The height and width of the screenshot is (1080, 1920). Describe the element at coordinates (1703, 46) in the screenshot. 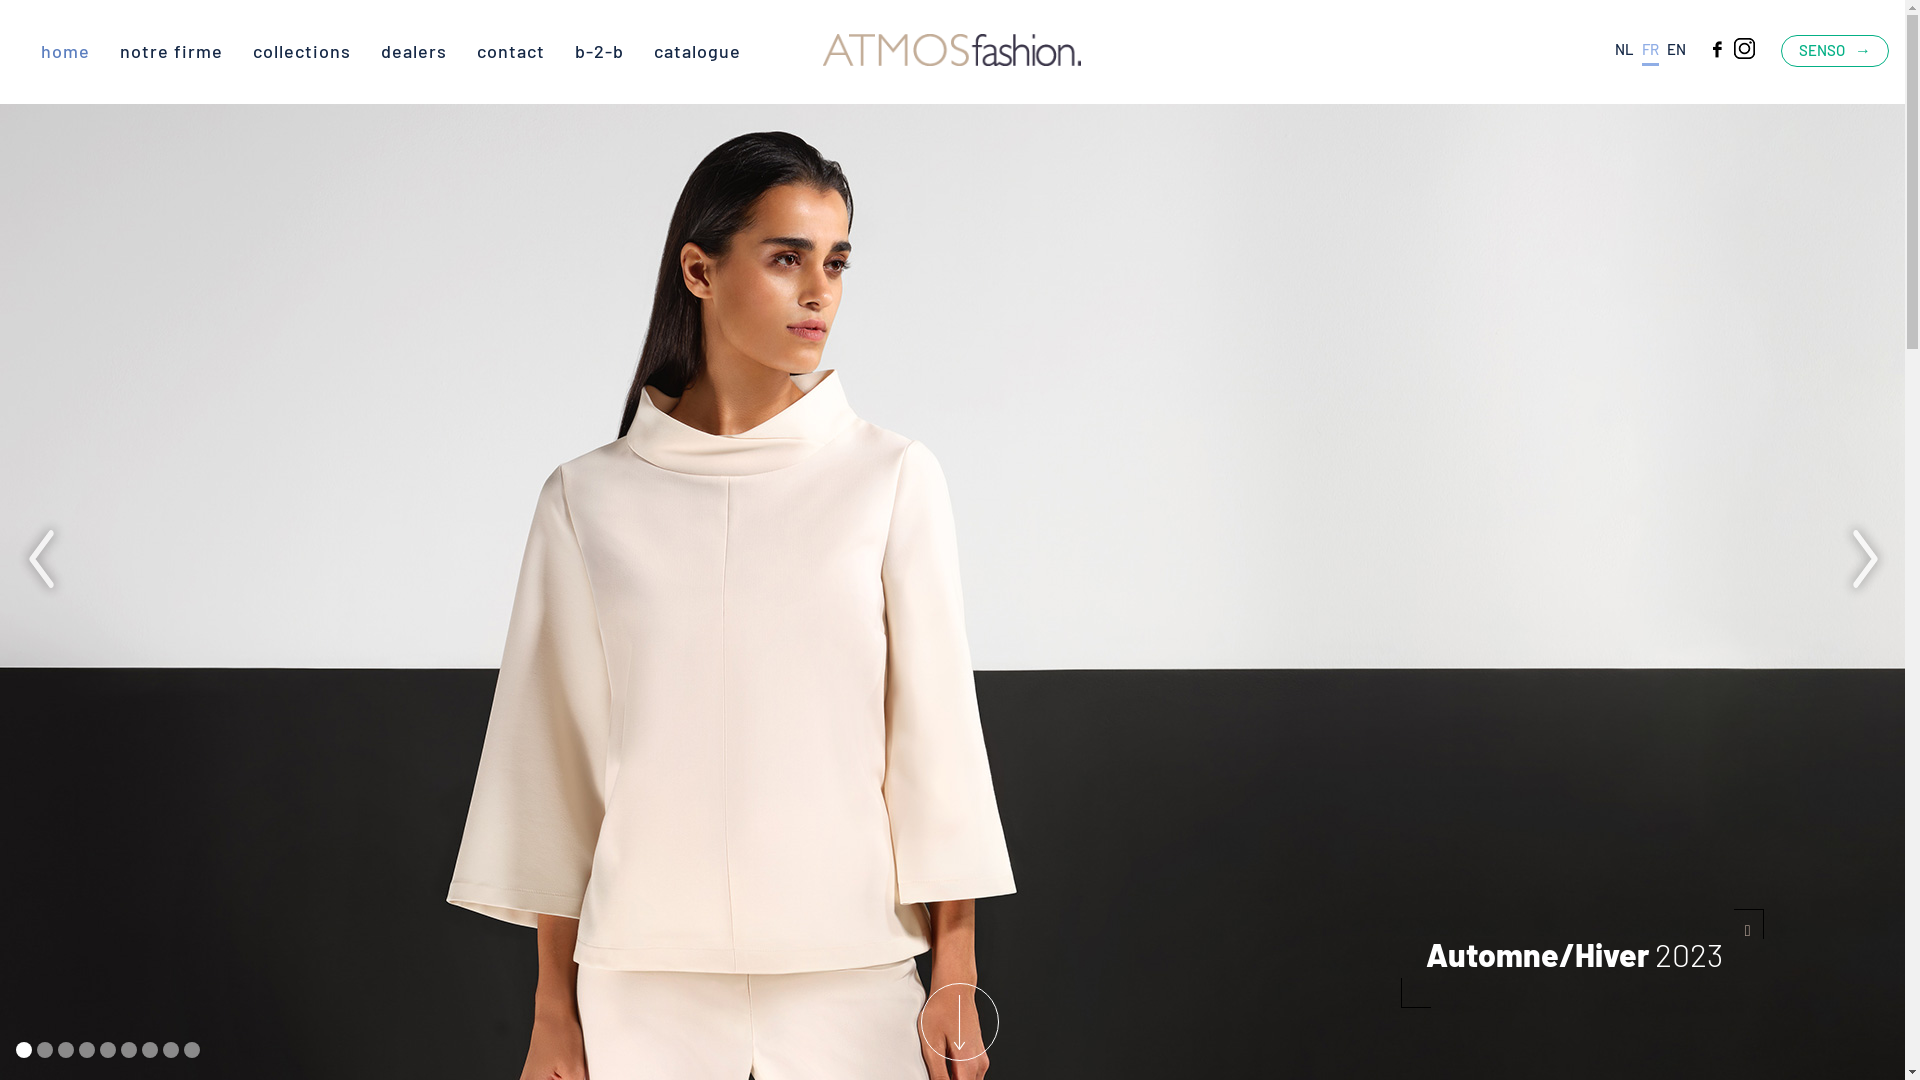

I see `'Visit our facebook page'` at that location.